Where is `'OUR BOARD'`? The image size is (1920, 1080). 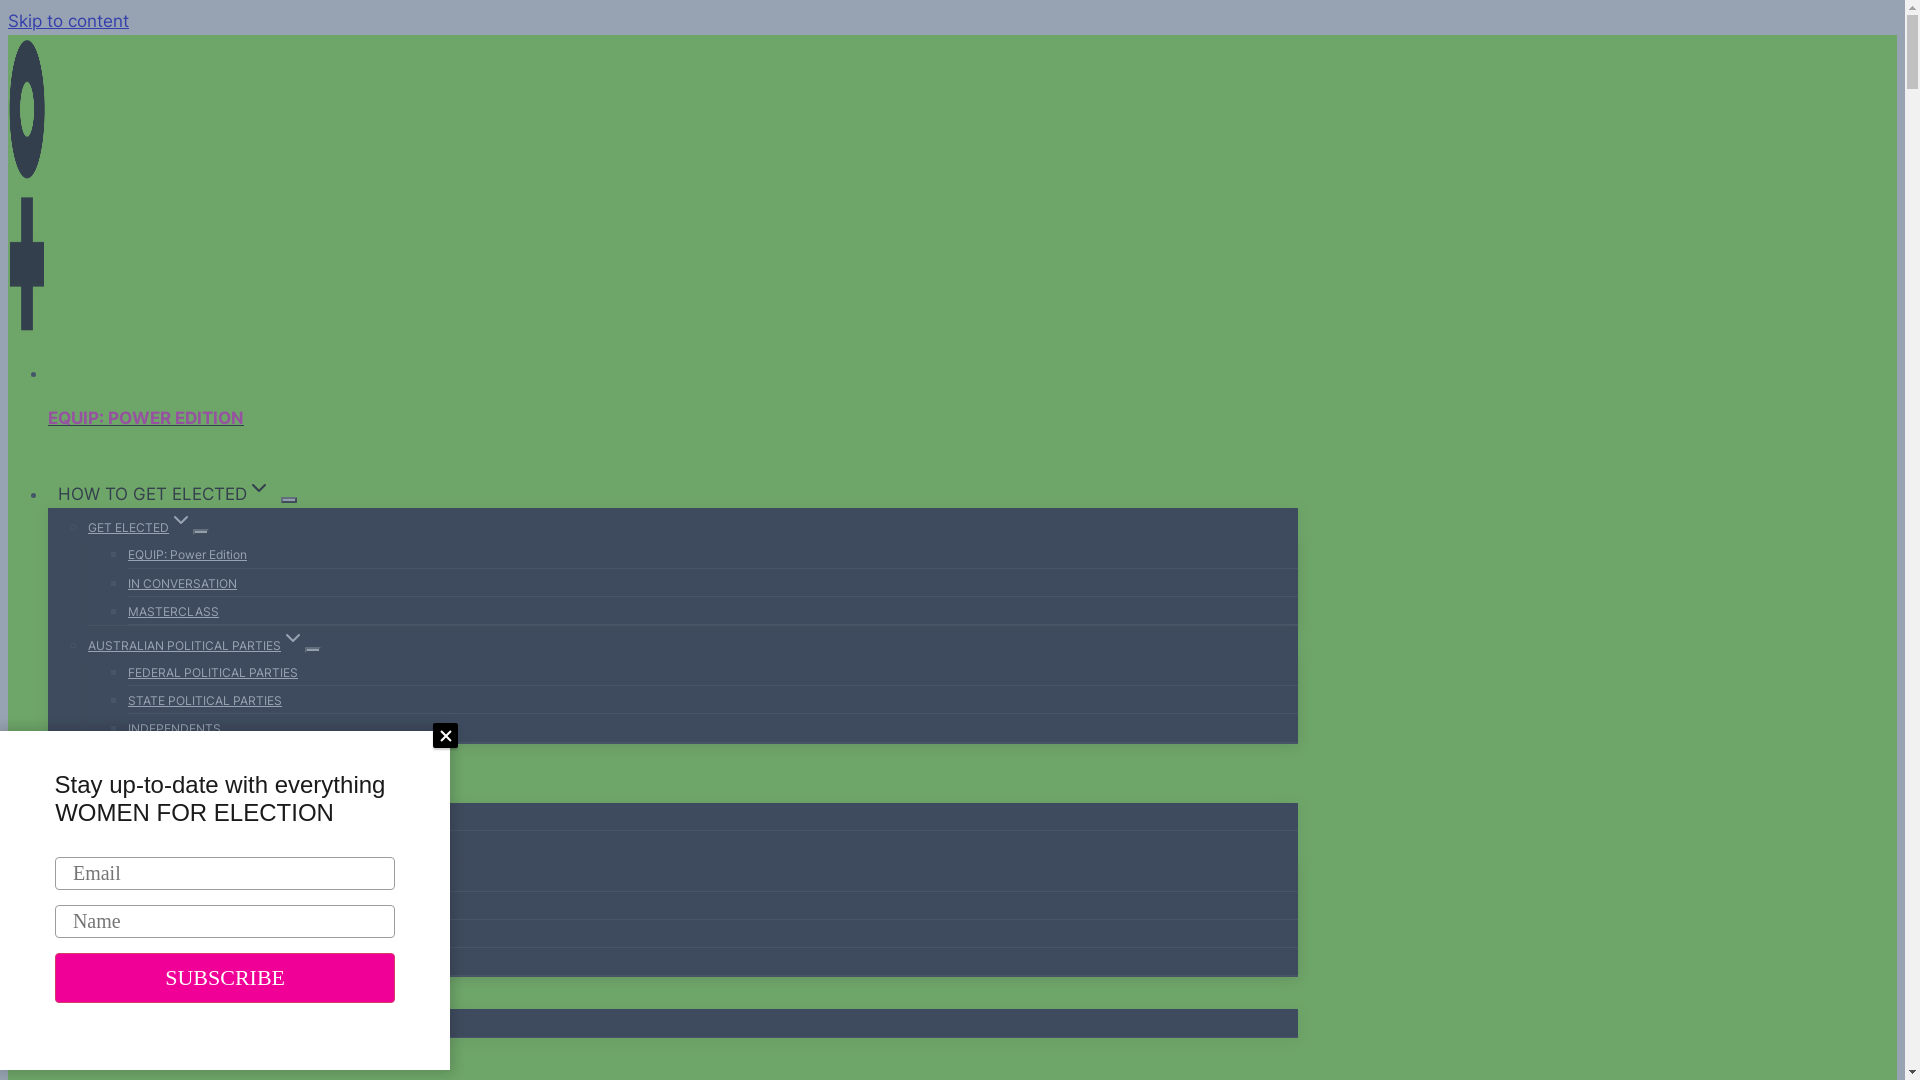 'OUR BOARD' is located at coordinates (163, 906).